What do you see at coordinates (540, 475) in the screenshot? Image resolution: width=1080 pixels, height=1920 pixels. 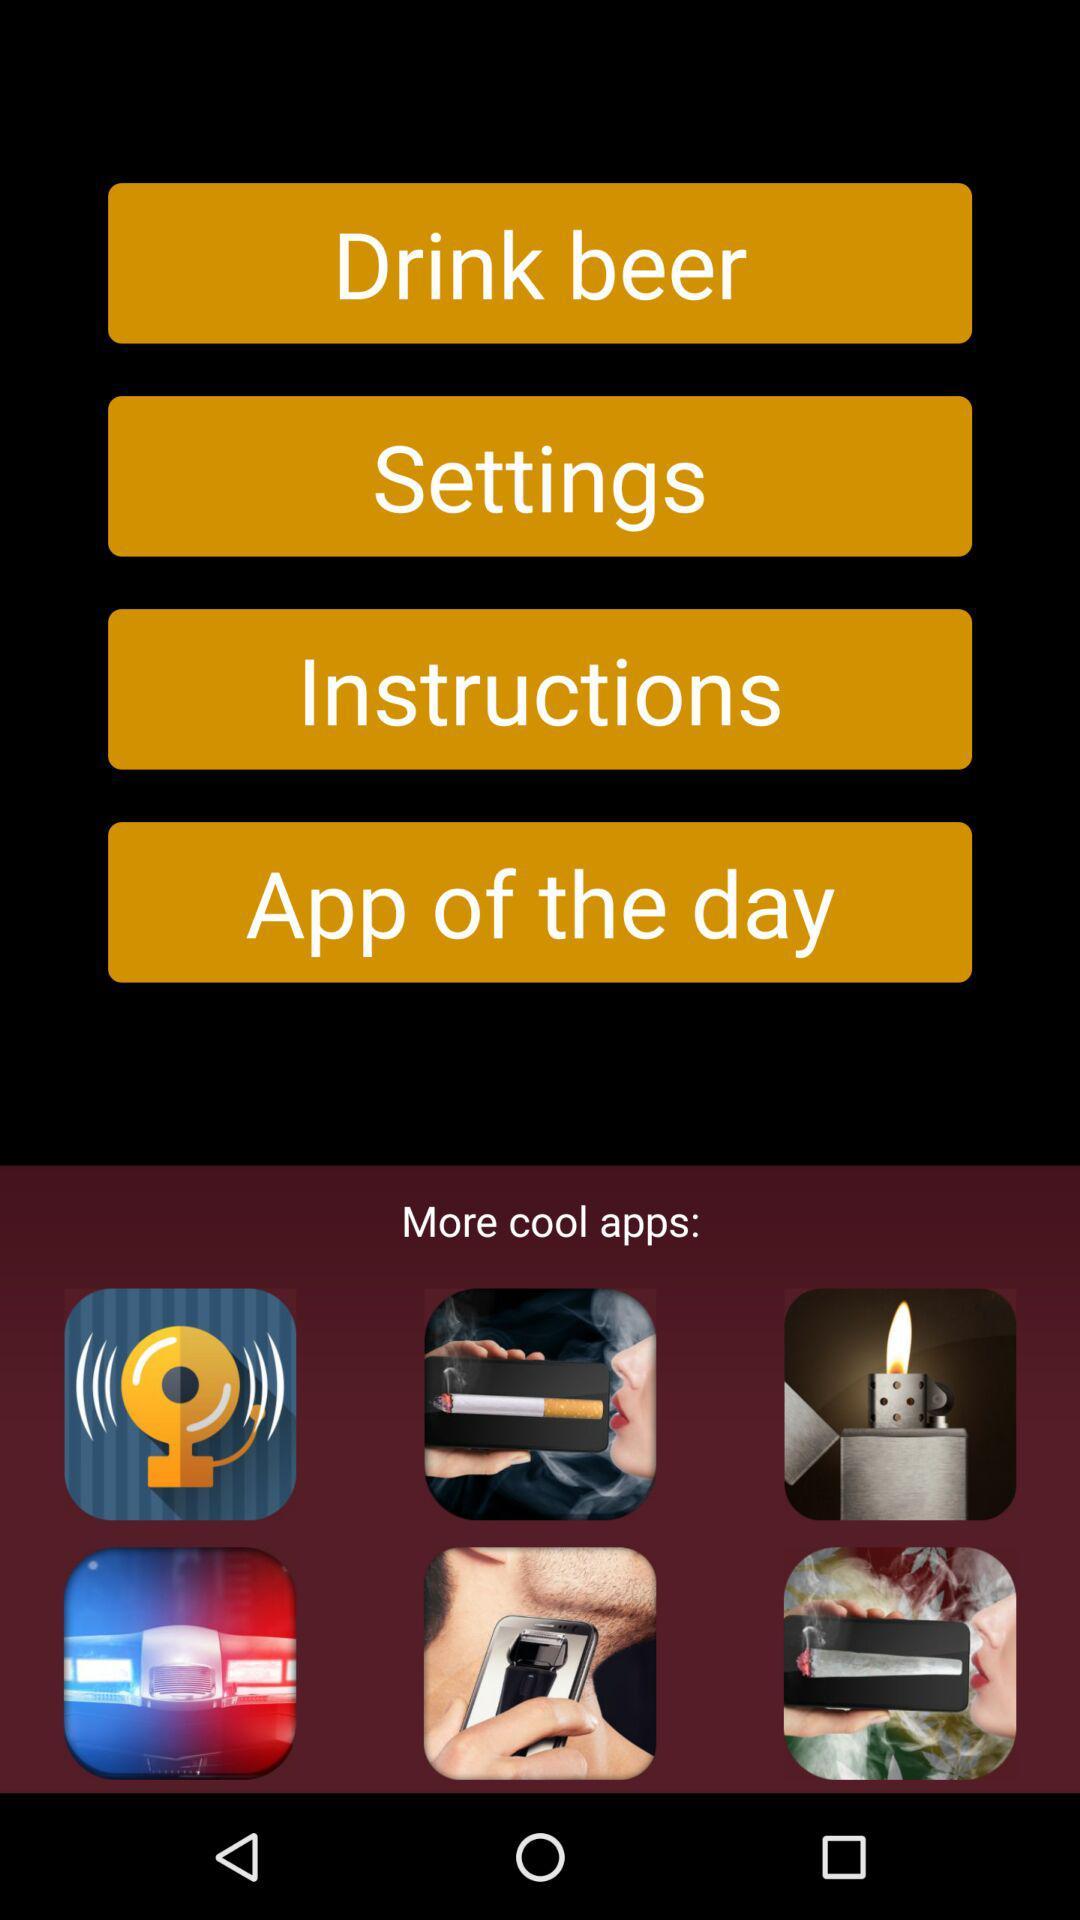 I see `settings` at bounding box center [540, 475].